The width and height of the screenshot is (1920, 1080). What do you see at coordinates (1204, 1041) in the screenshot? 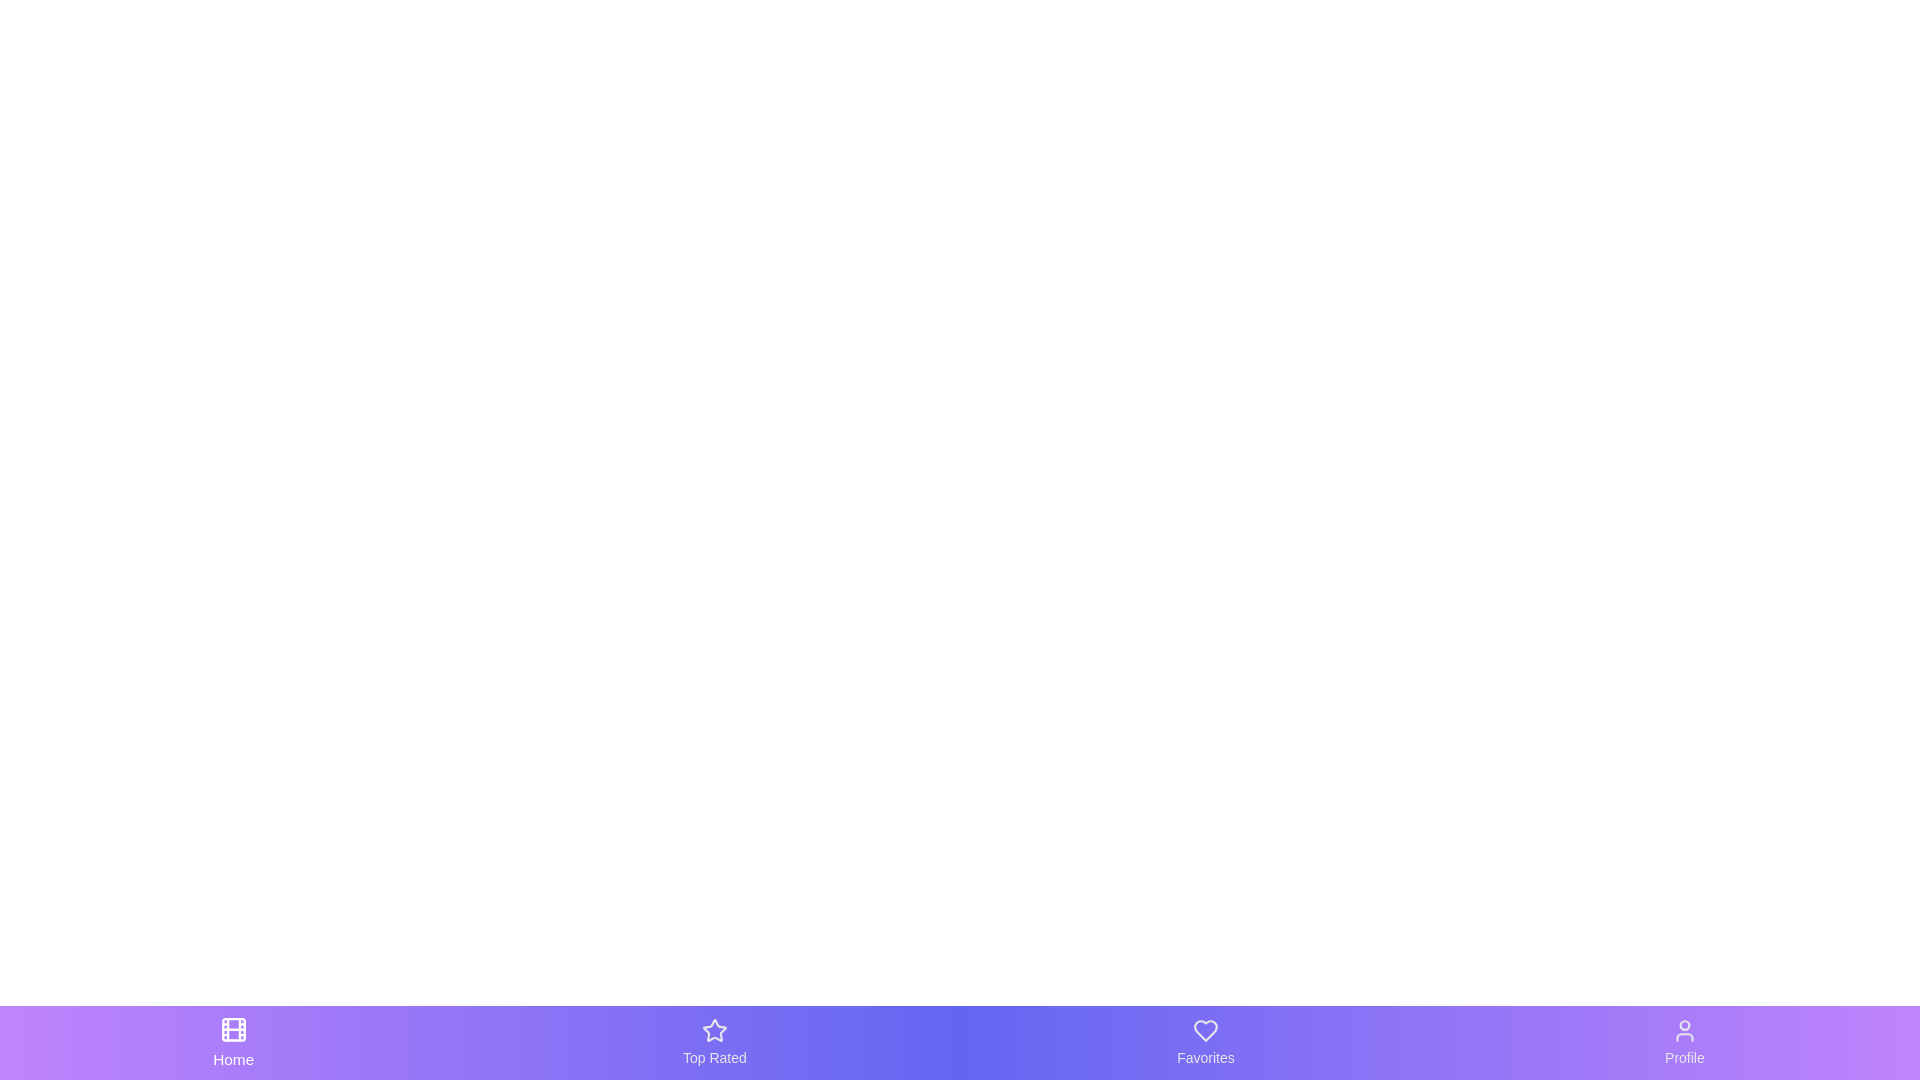
I see `the tab labeled Favorites in the bottom navigation bar` at bounding box center [1204, 1041].